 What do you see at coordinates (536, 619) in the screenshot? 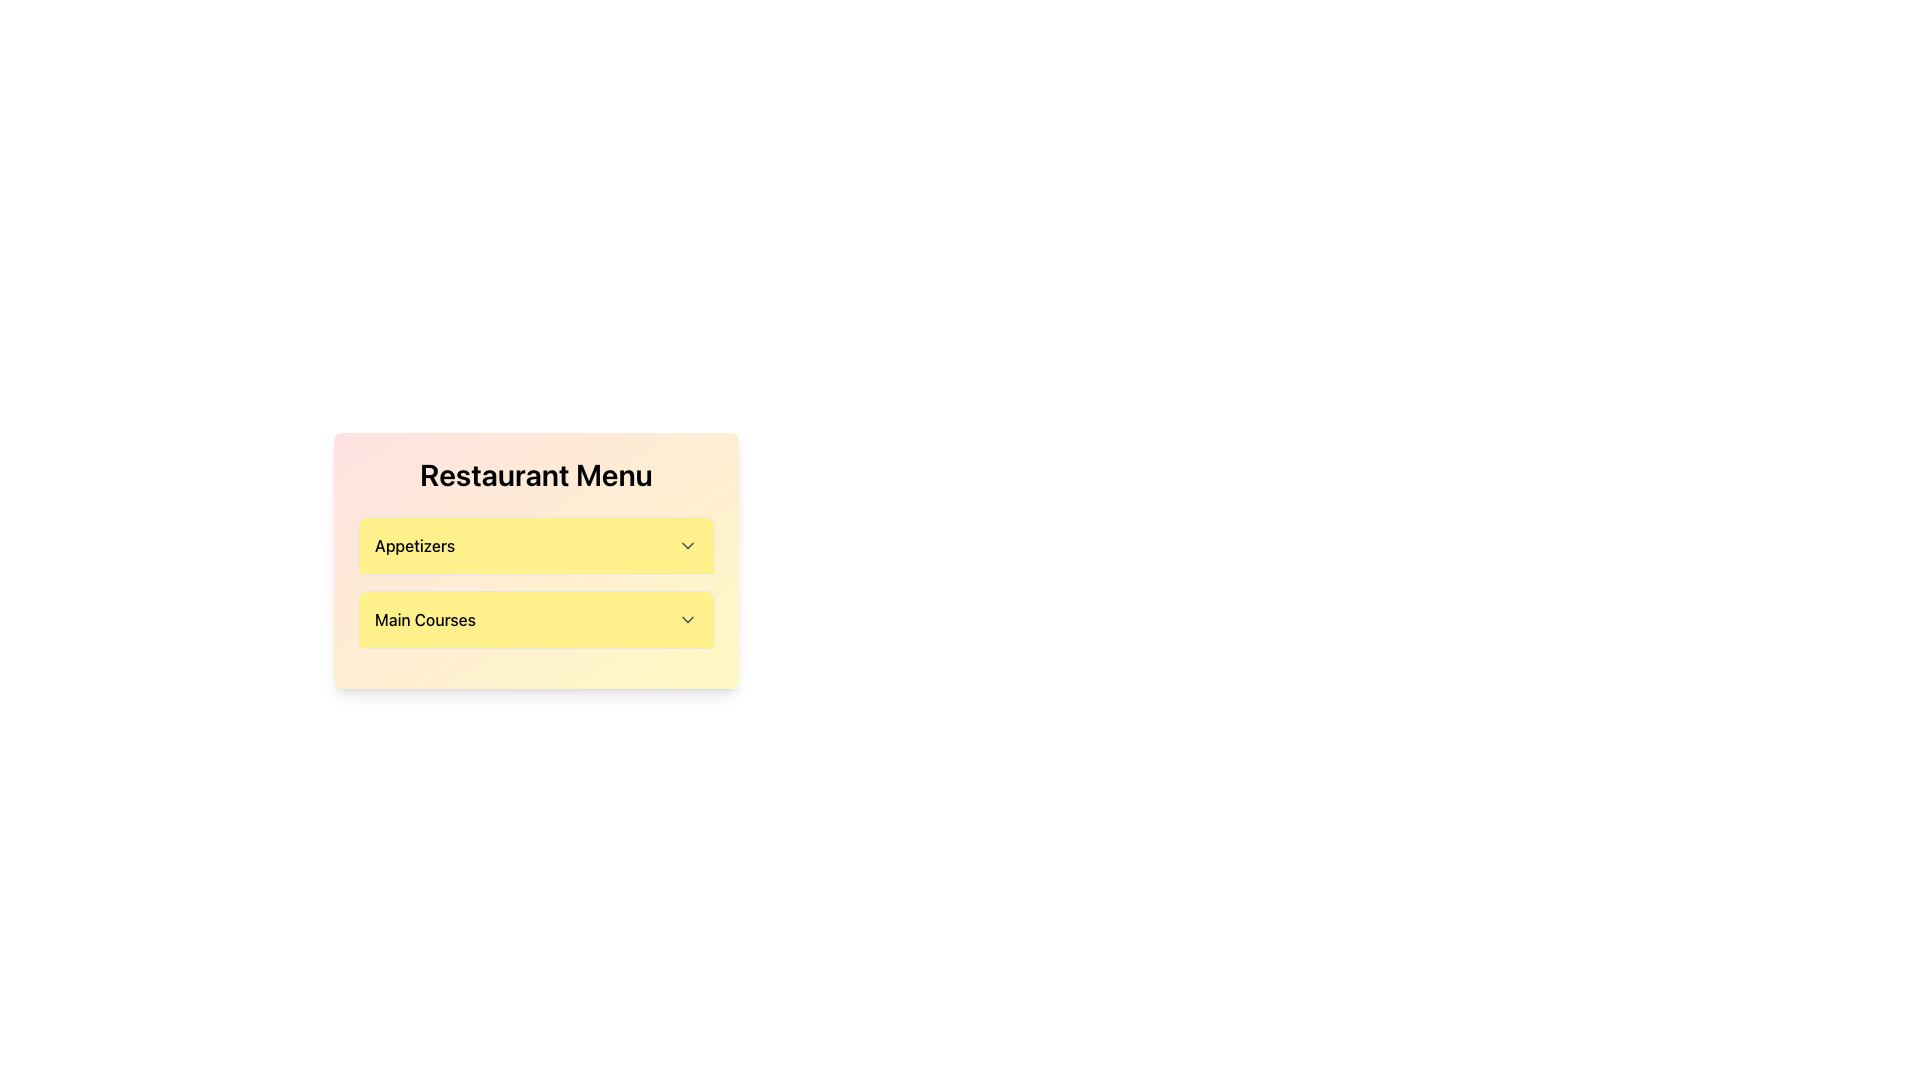
I see `the 'Main Courses' dropdown menu button` at bounding box center [536, 619].